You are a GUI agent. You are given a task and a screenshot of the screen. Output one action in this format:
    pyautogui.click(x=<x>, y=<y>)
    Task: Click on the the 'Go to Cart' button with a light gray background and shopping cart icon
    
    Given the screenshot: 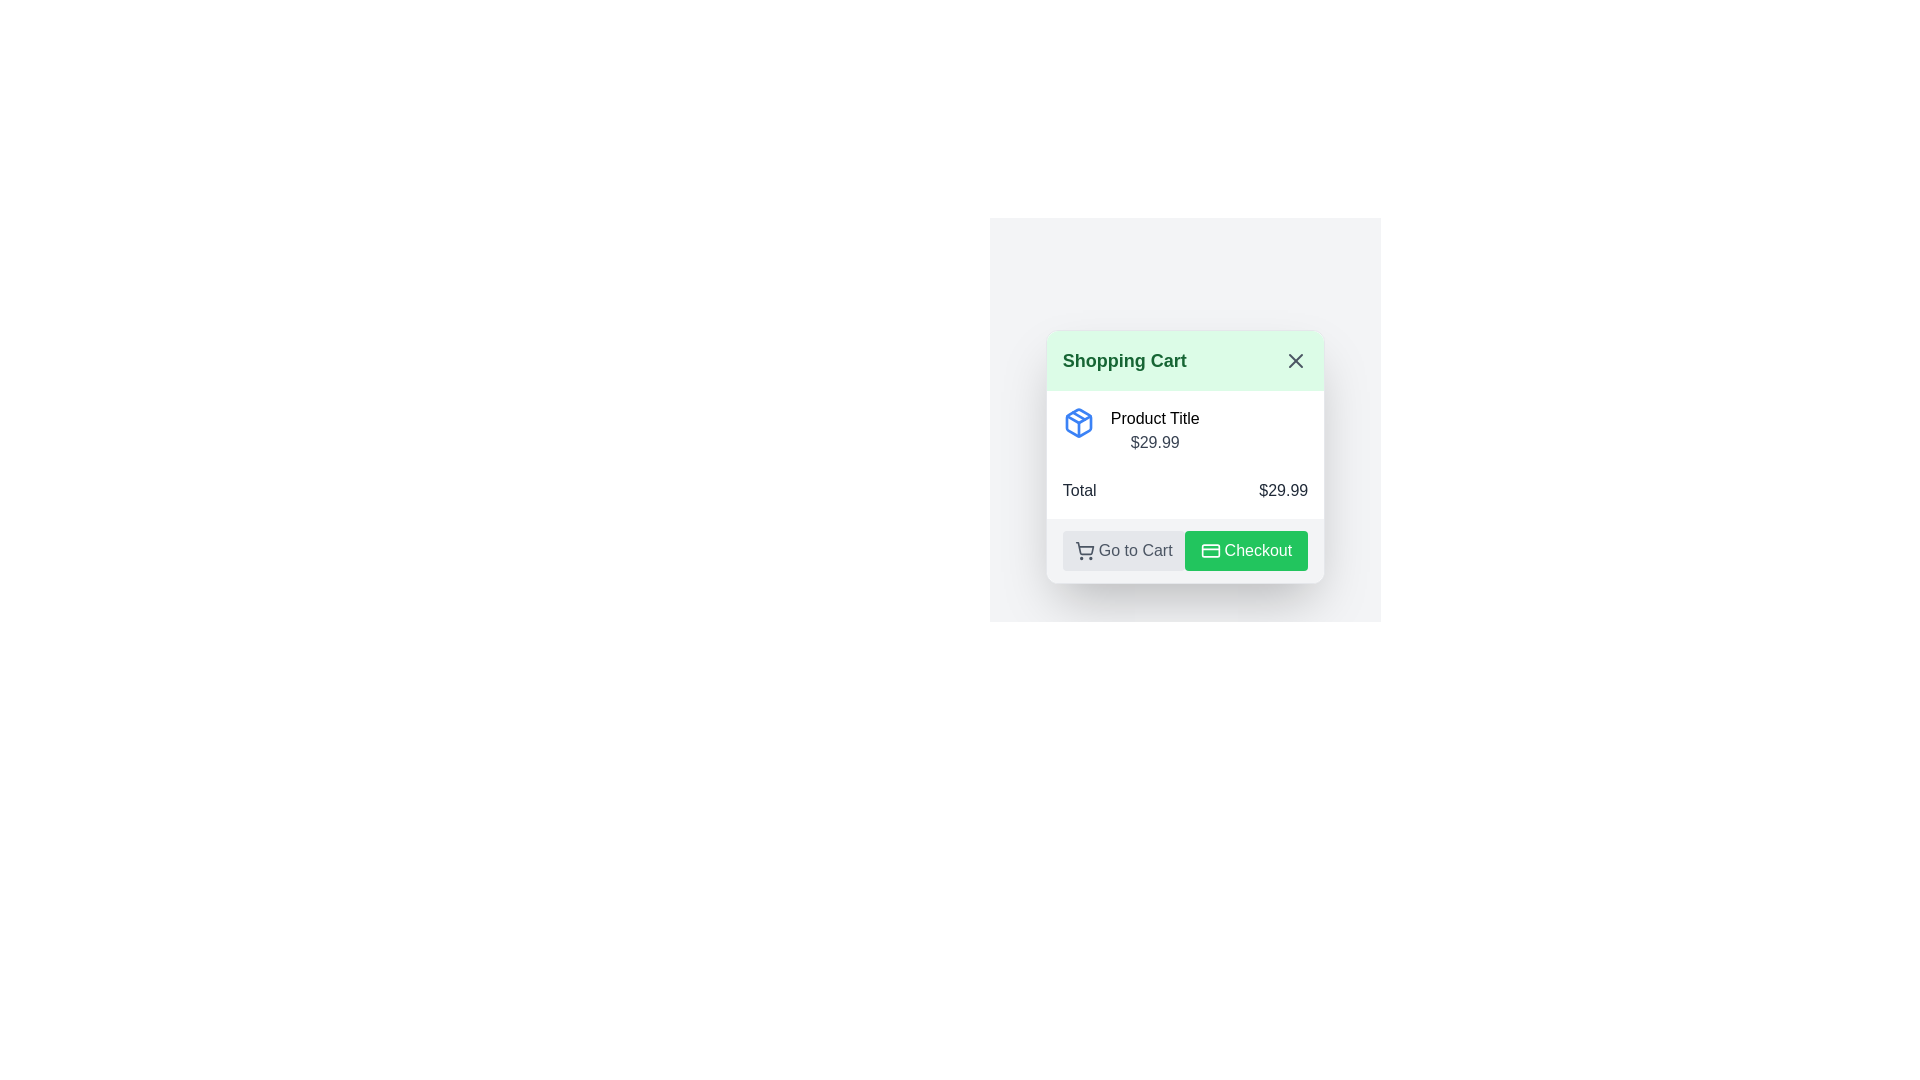 What is the action you would take?
    pyautogui.click(x=1123, y=551)
    